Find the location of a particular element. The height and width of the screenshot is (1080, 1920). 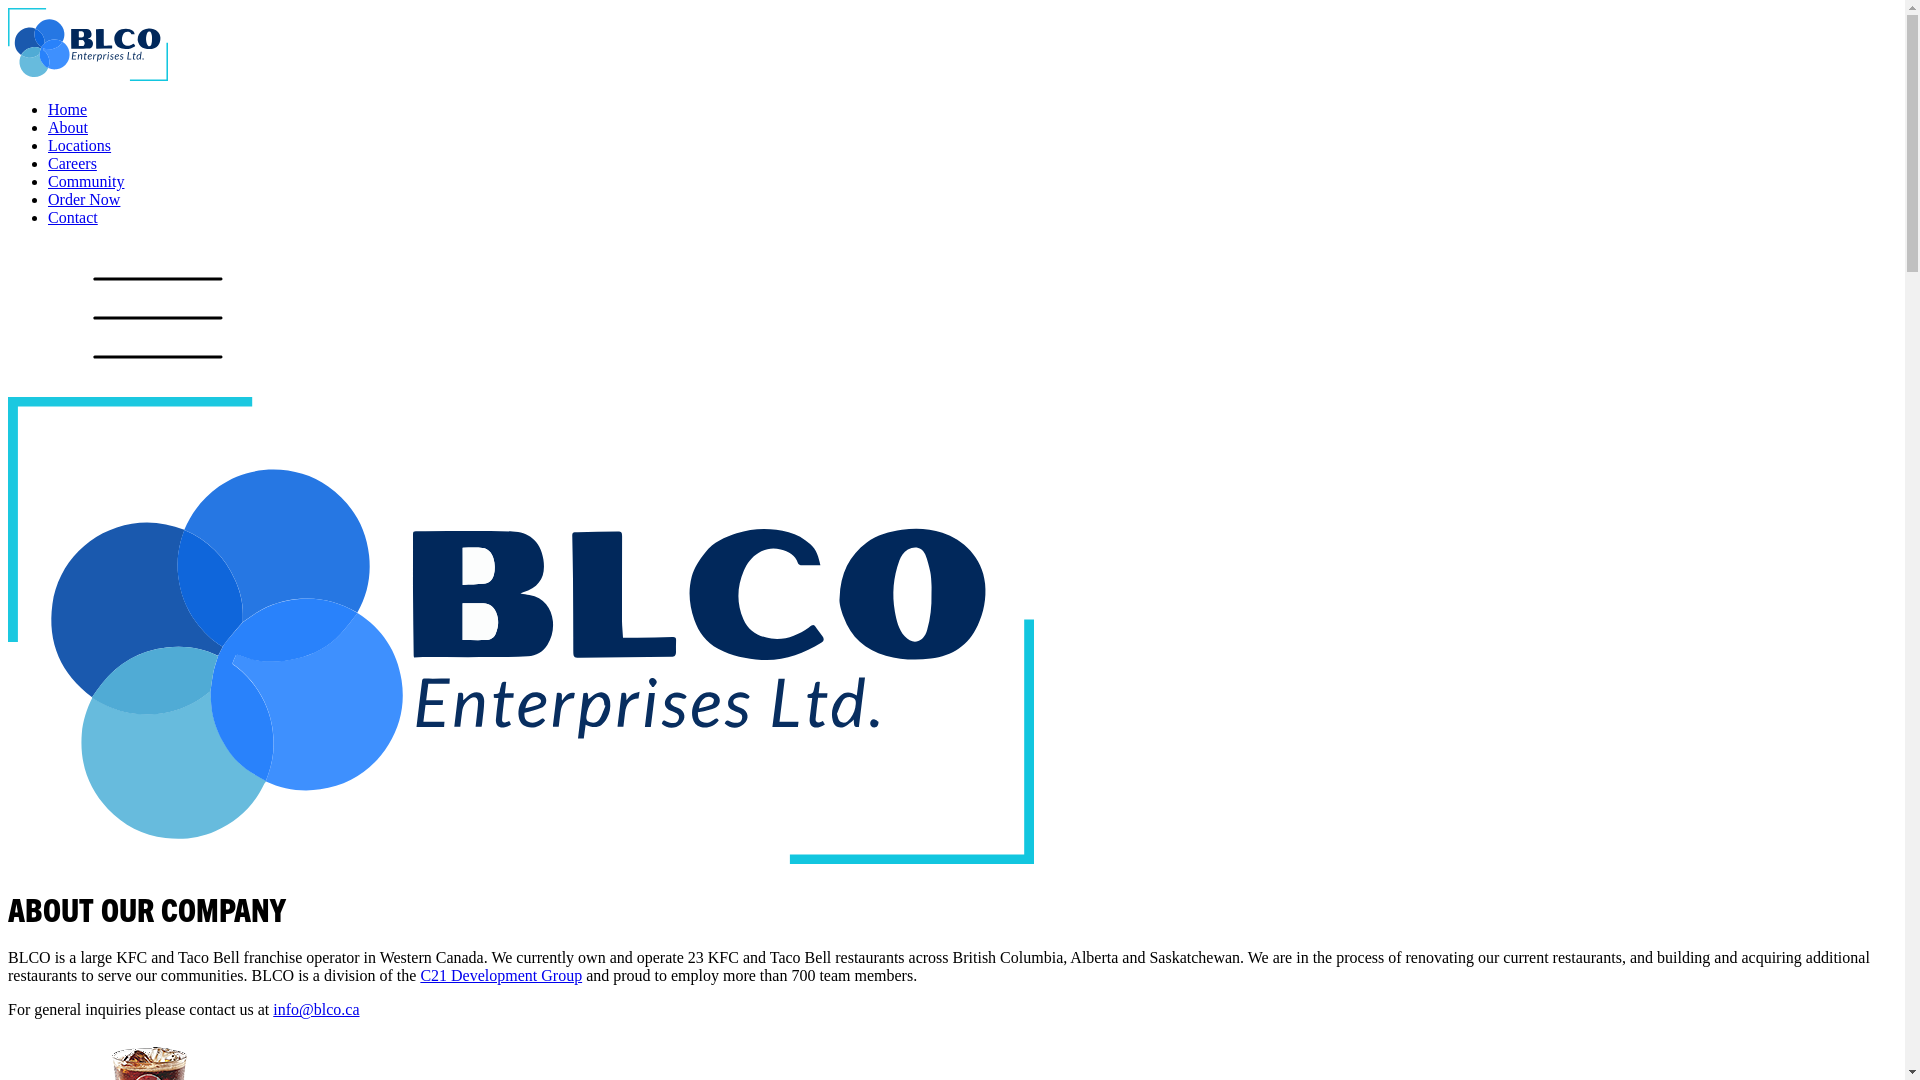

'C21 Development Group' is located at coordinates (500, 974).